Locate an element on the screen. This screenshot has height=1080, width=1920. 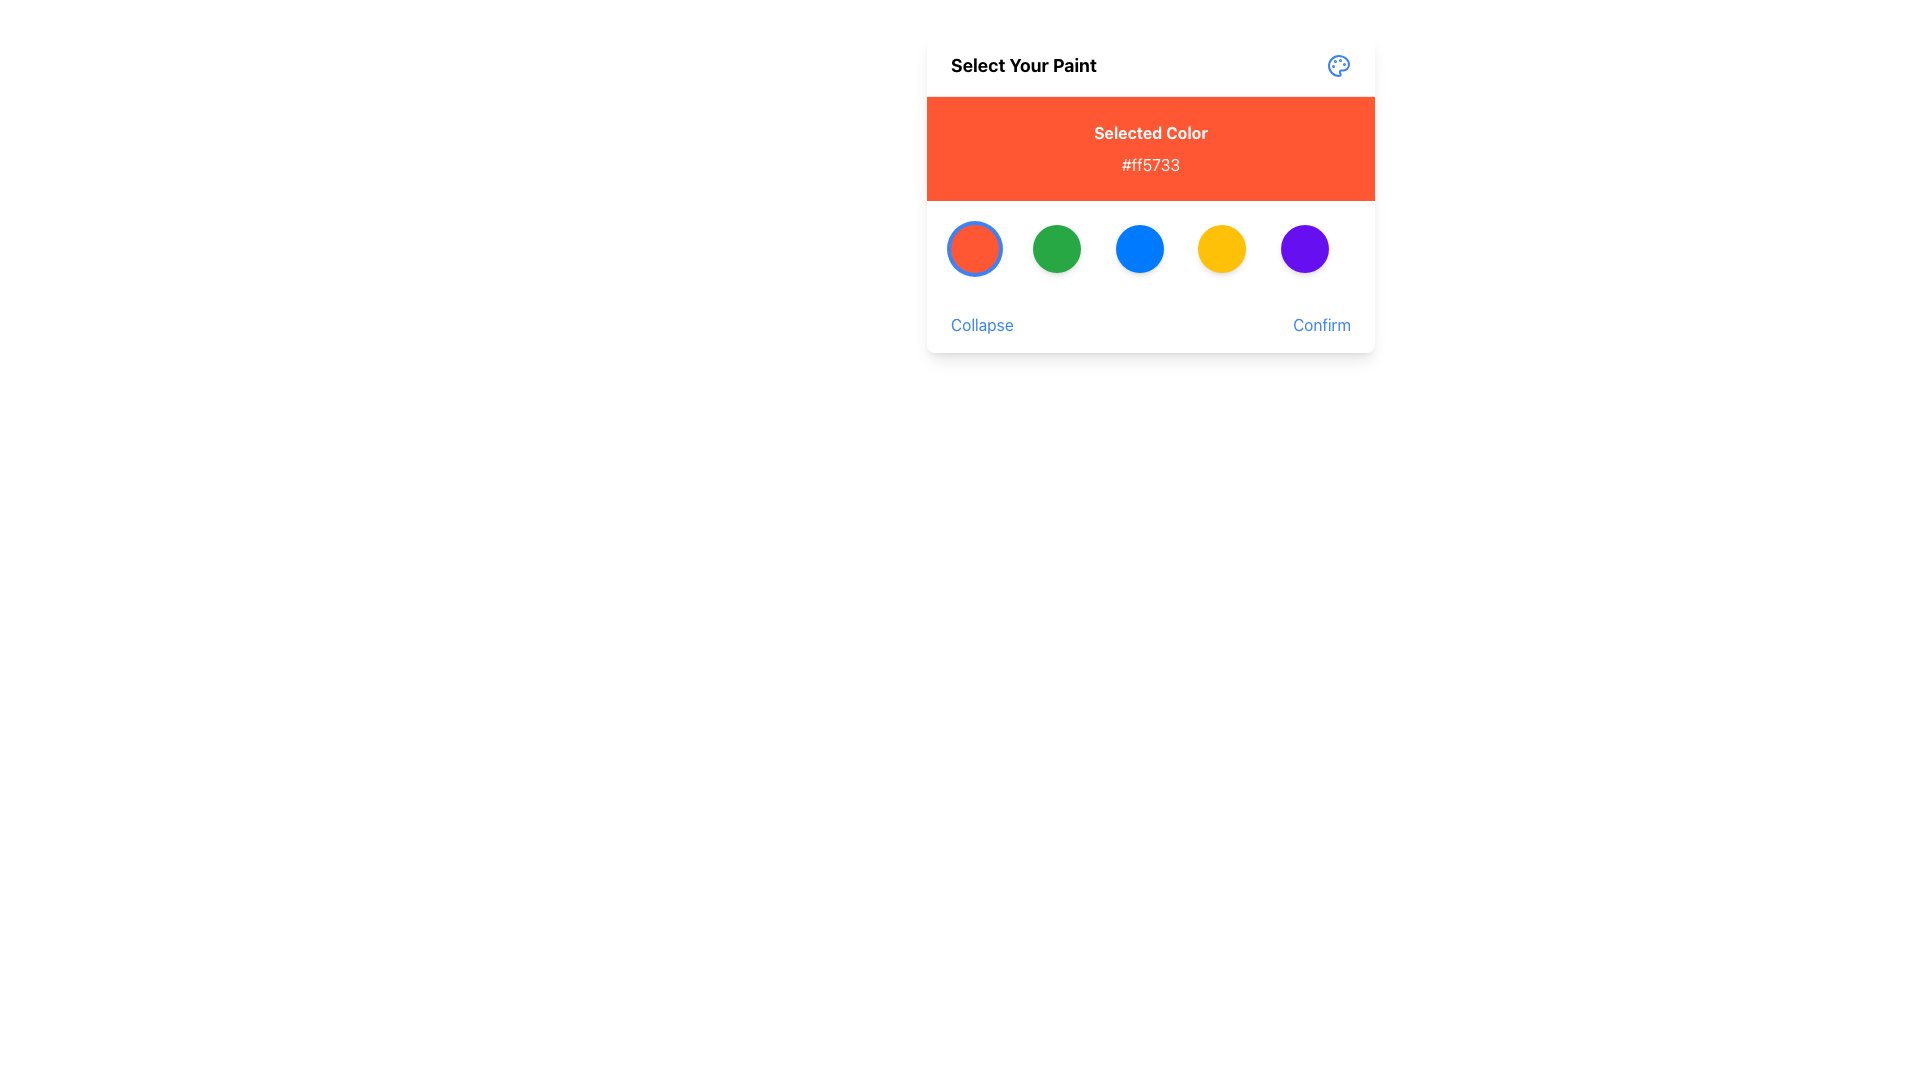
the text label indicating the title or context of the color selection component, which is positioned above the color code text block and aligned near the top center of the interface is located at coordinates (1151, 132).